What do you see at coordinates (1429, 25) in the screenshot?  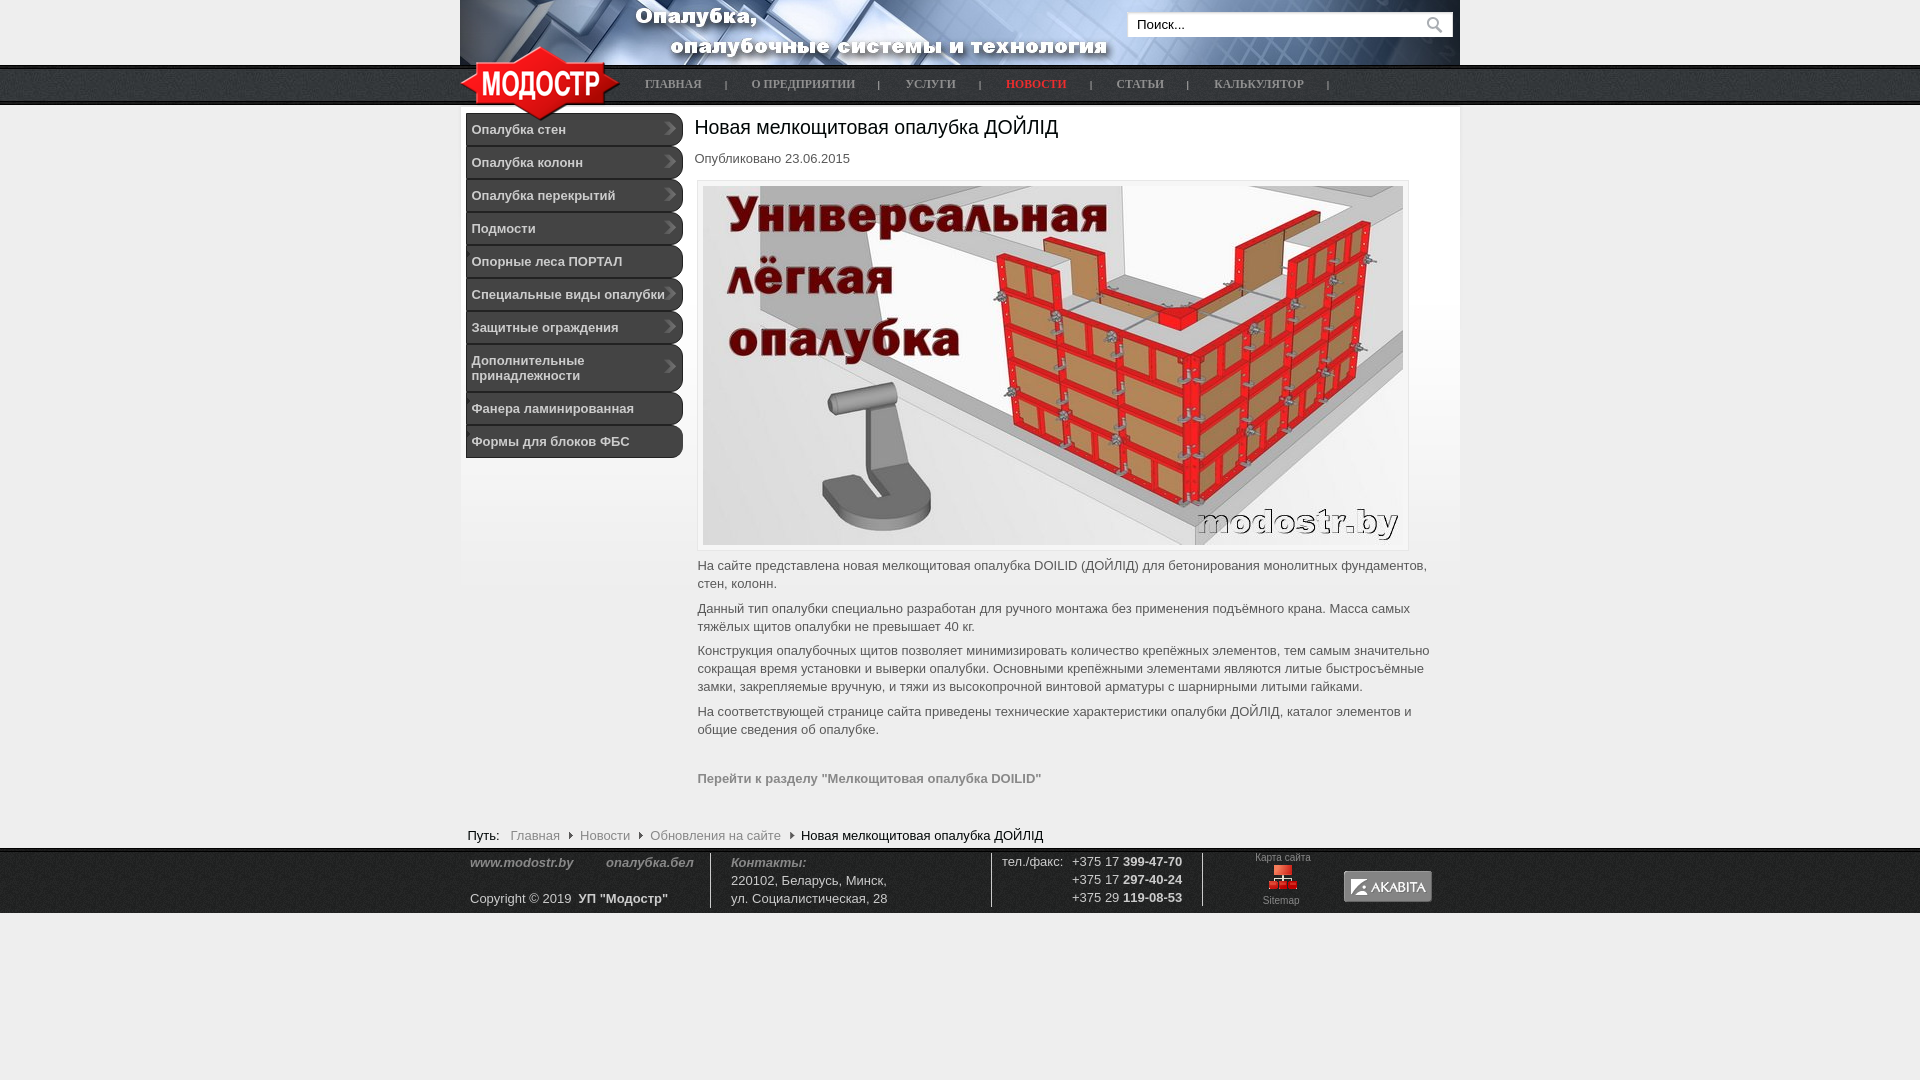 I see `' '` at bounding box center [1429, 25].